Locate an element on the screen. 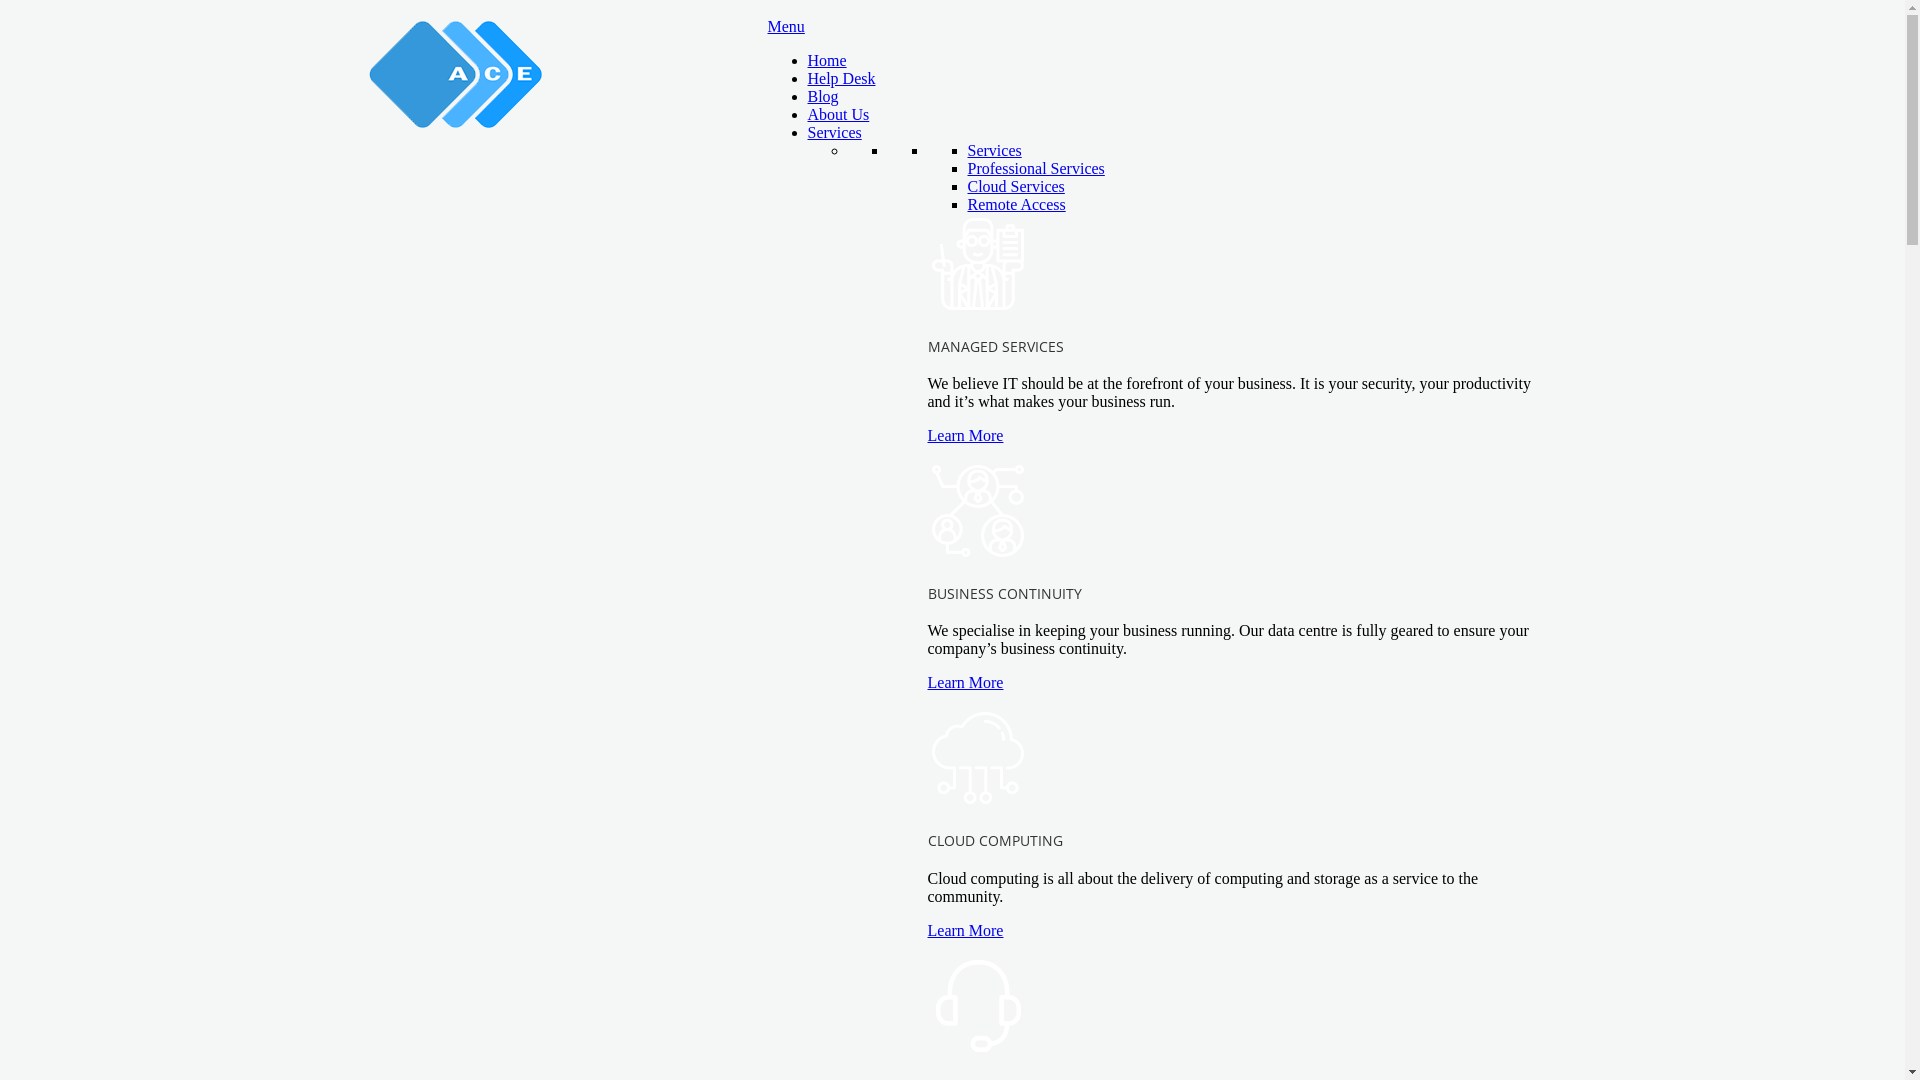 The width and height of the screenshot is (1920, 1080). 'Cloud Services' is located at coordinates (1016, 186).